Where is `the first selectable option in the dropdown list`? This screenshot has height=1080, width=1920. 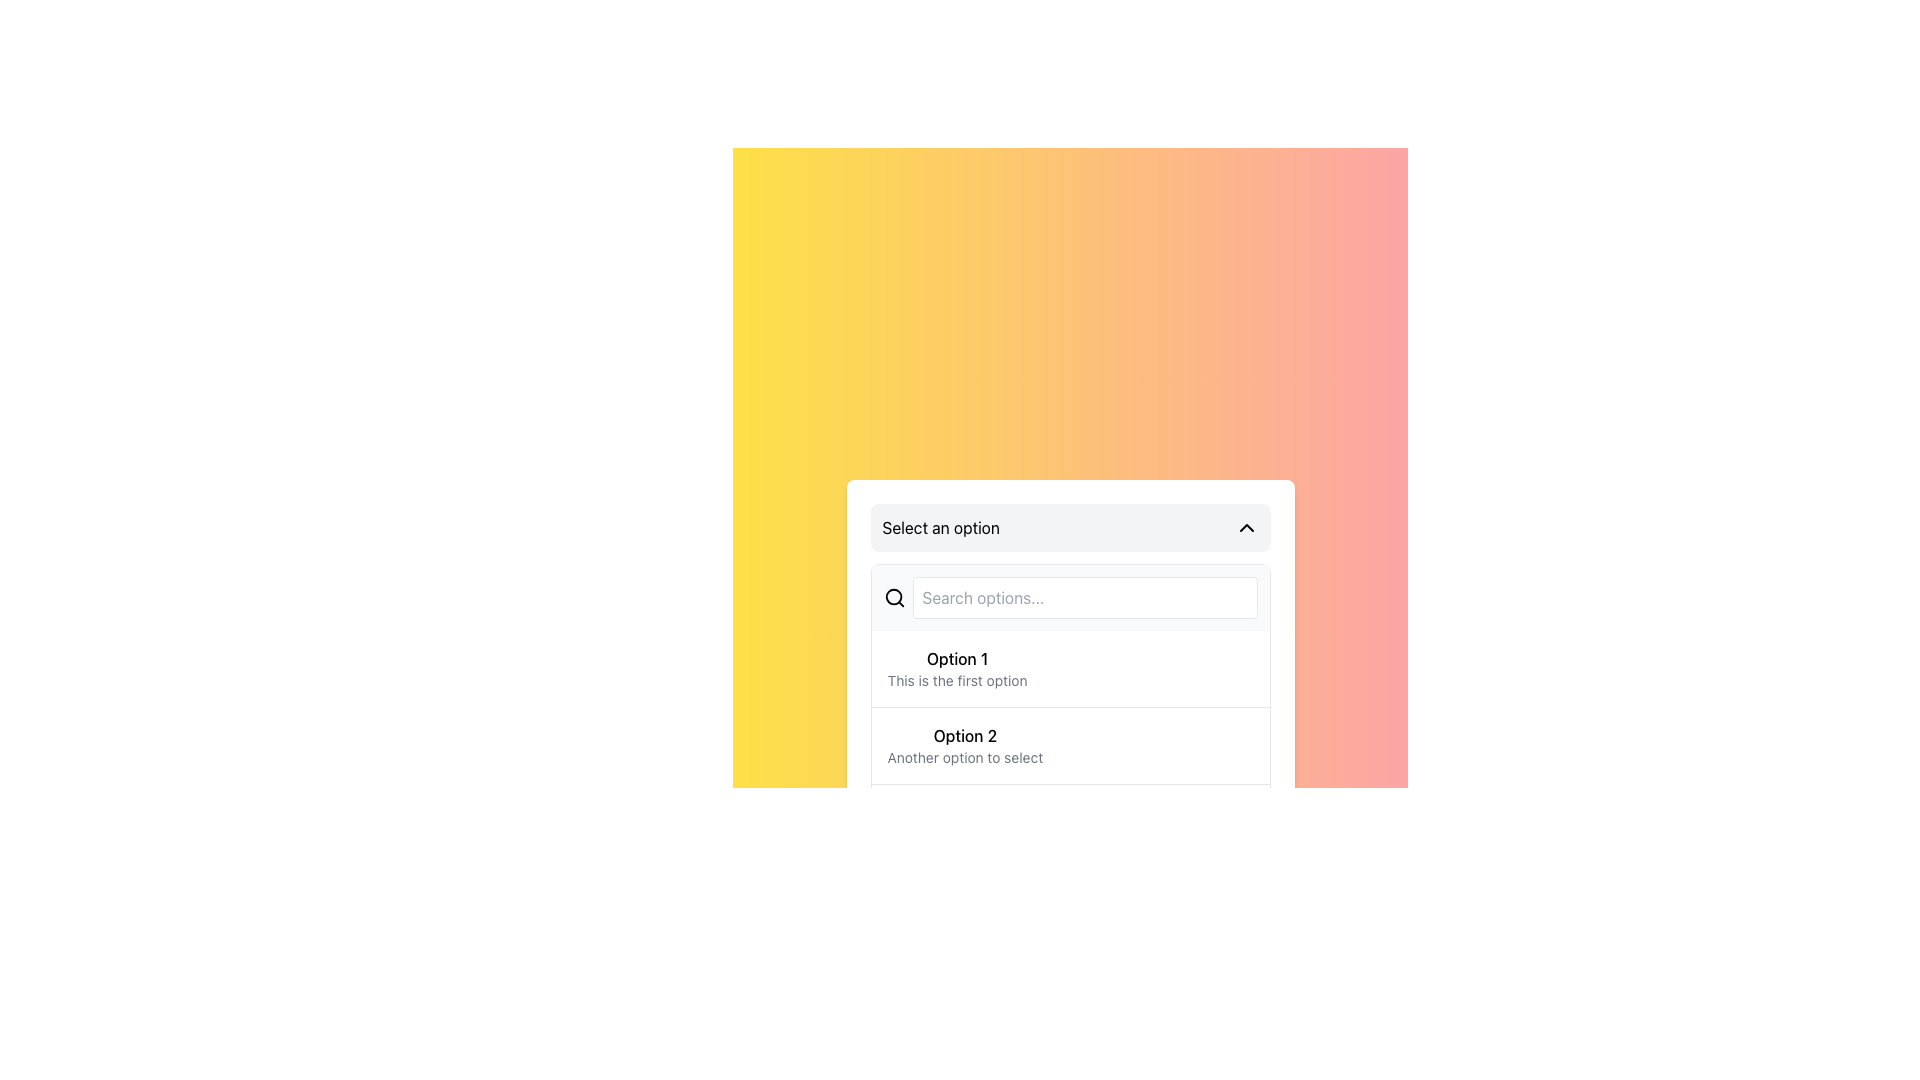 the first selectable option in the dropdown list is located at coordinates (956, 668).